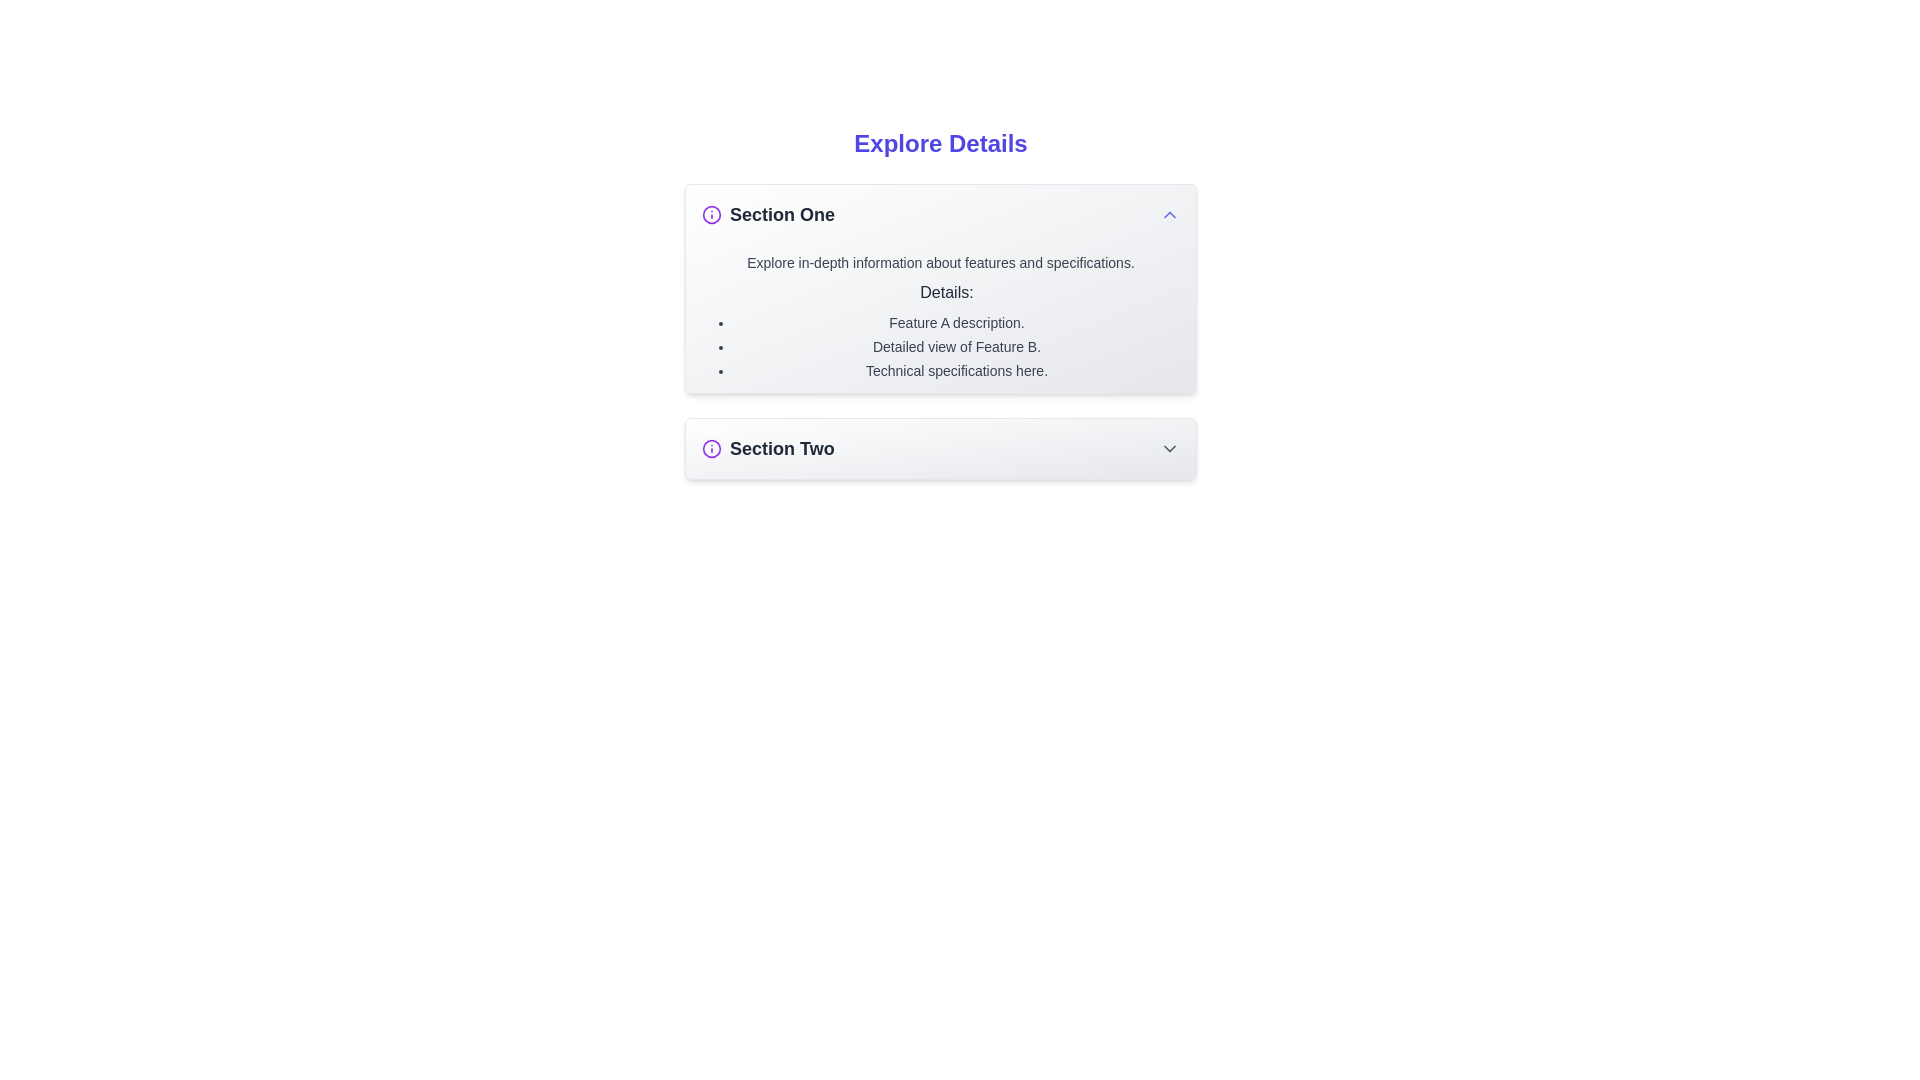  Describe the element at coordinates (767, 447) in the screenshot. I see `the text label 'Section Two' with a bold, large font and a purple 'i' icon` at that location.